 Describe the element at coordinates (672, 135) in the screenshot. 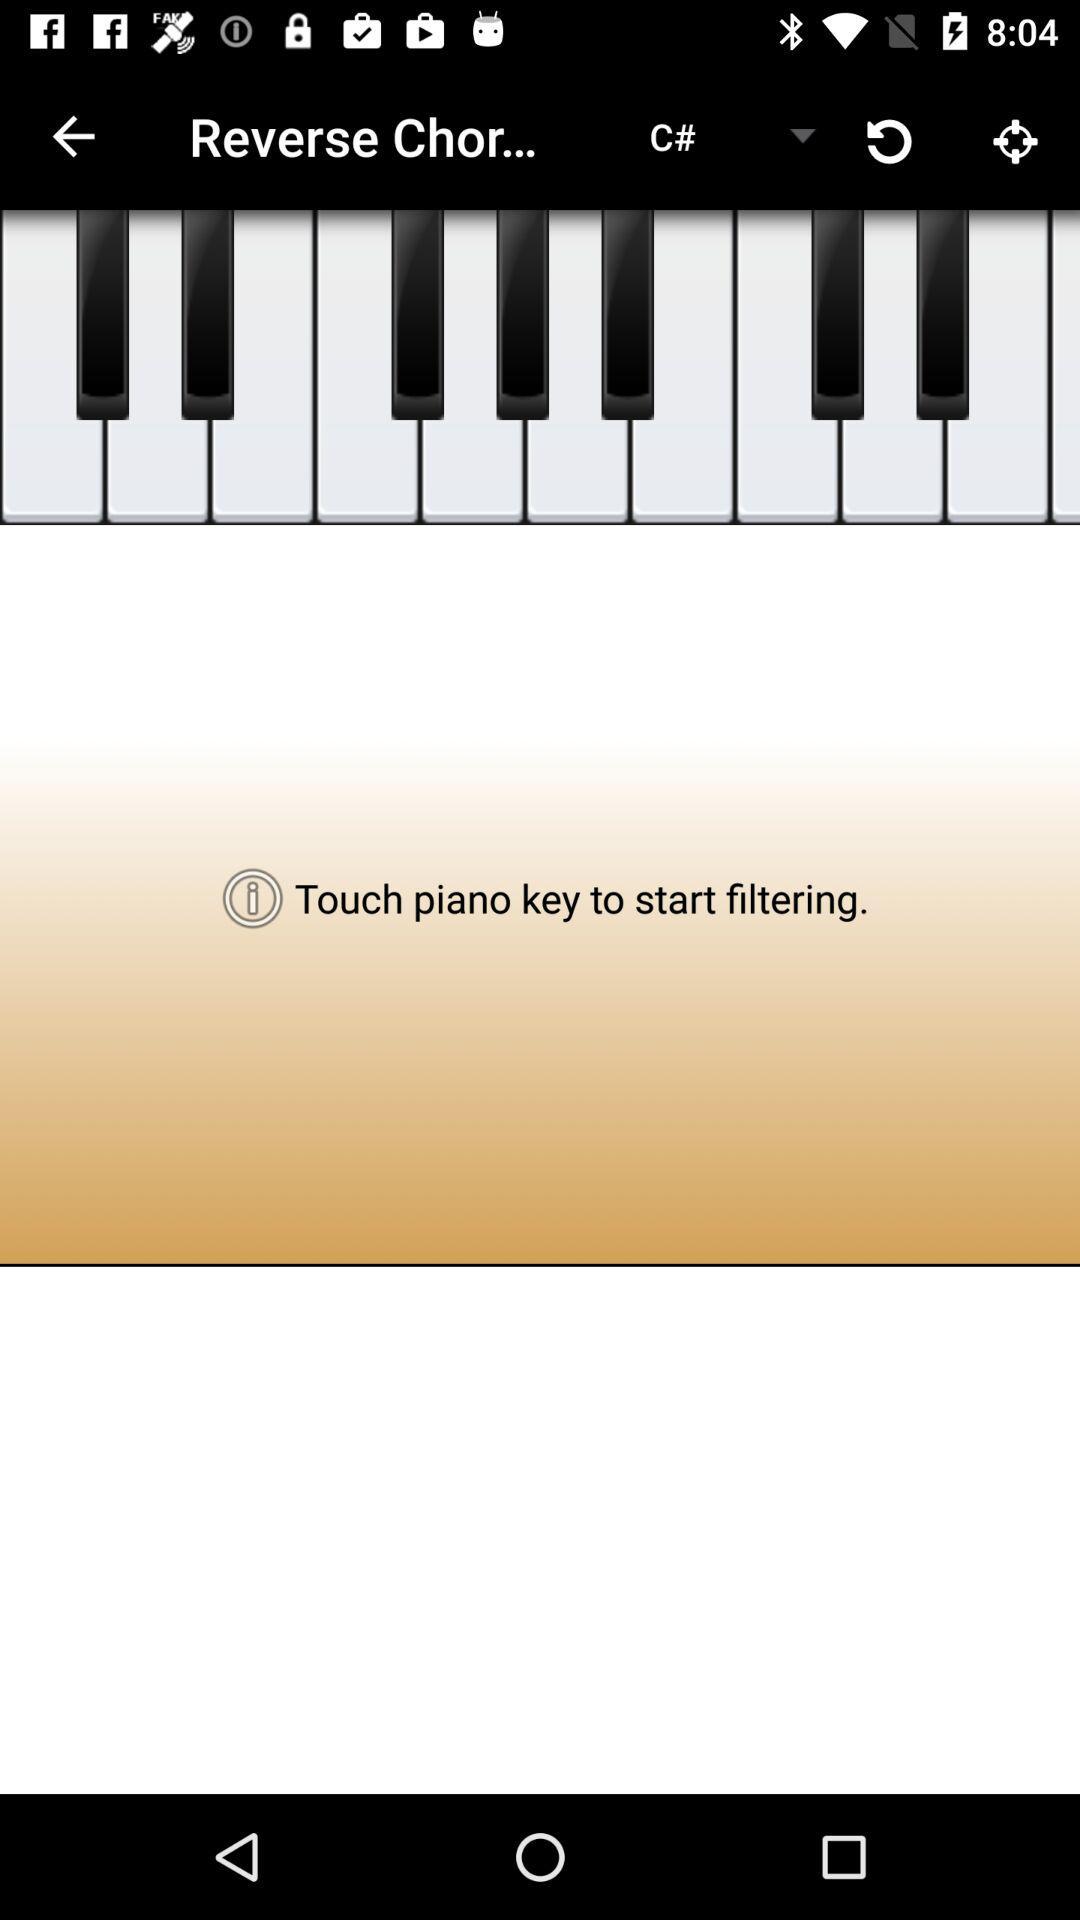

I see `c# icon` at that location.